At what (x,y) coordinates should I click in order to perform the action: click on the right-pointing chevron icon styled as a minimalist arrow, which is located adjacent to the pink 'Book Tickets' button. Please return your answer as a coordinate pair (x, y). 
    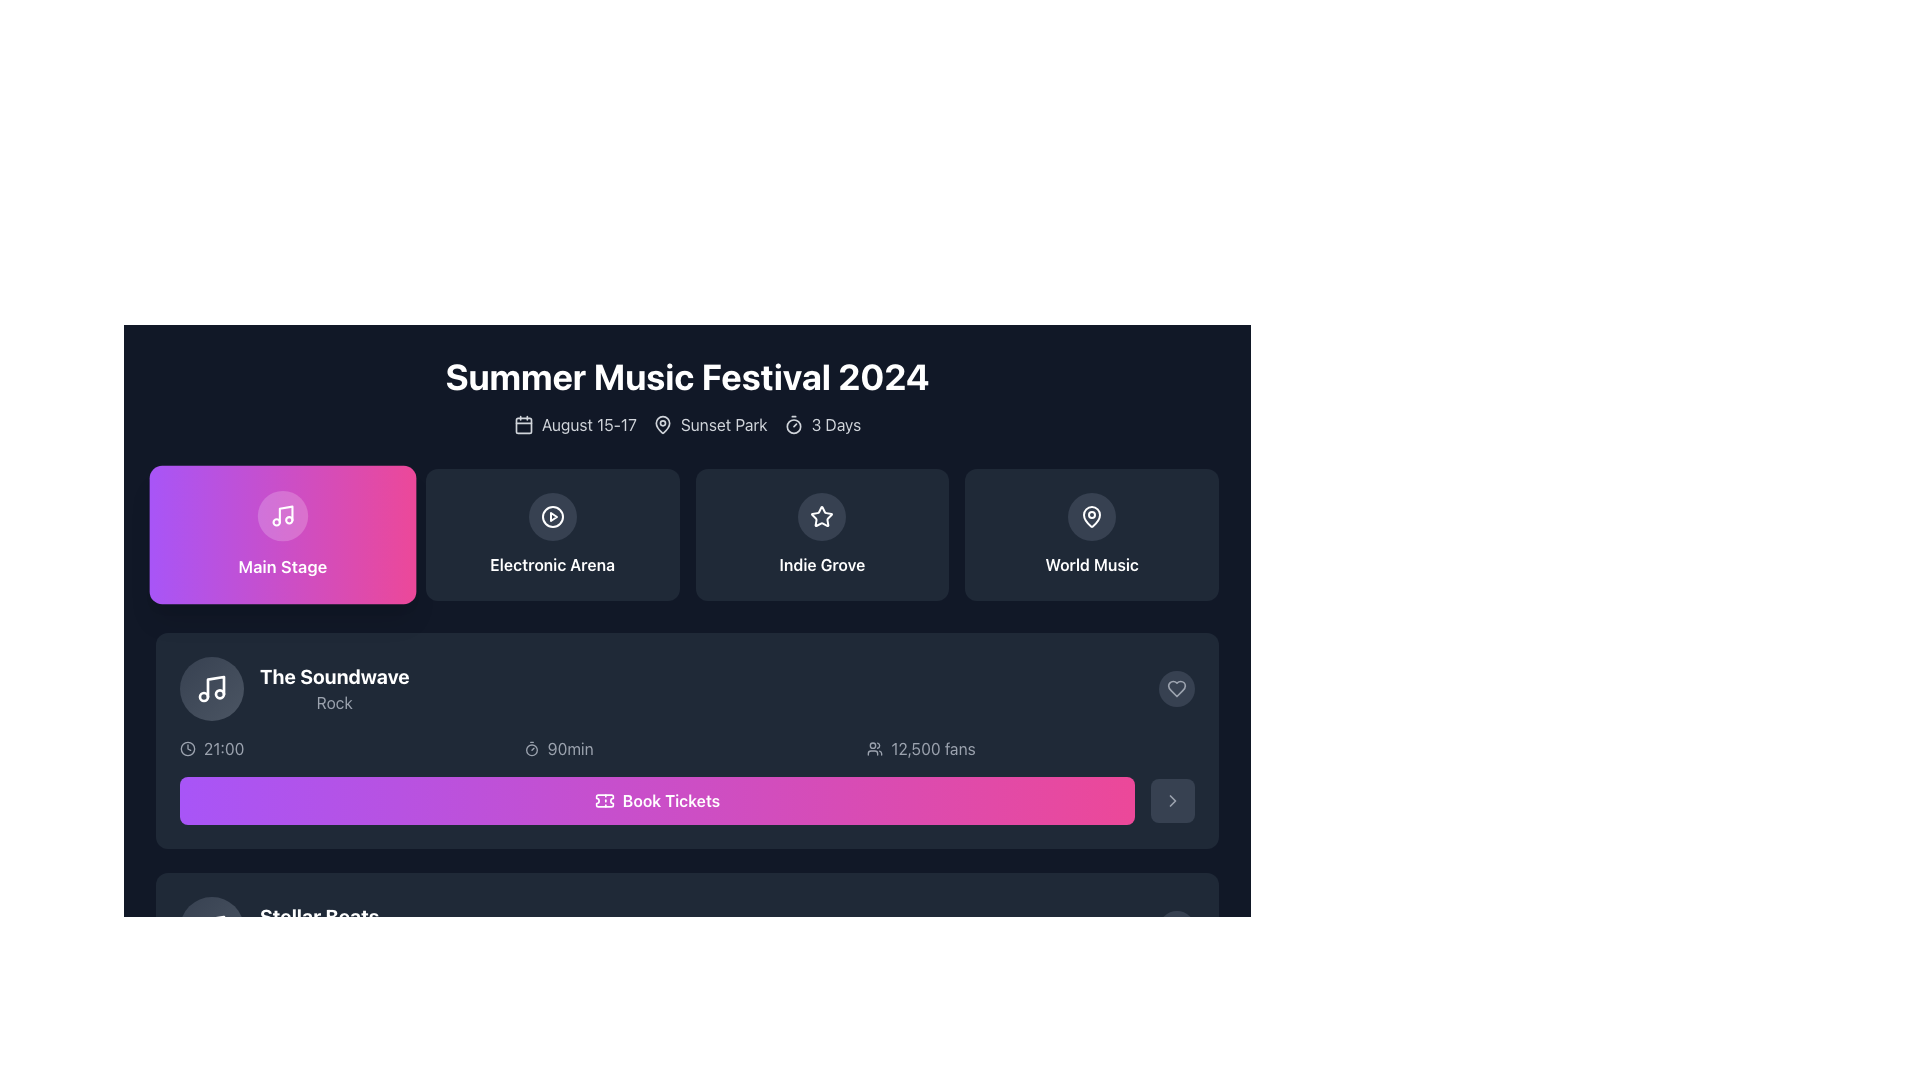
    Looking at the image, I should click on (1172, 800).